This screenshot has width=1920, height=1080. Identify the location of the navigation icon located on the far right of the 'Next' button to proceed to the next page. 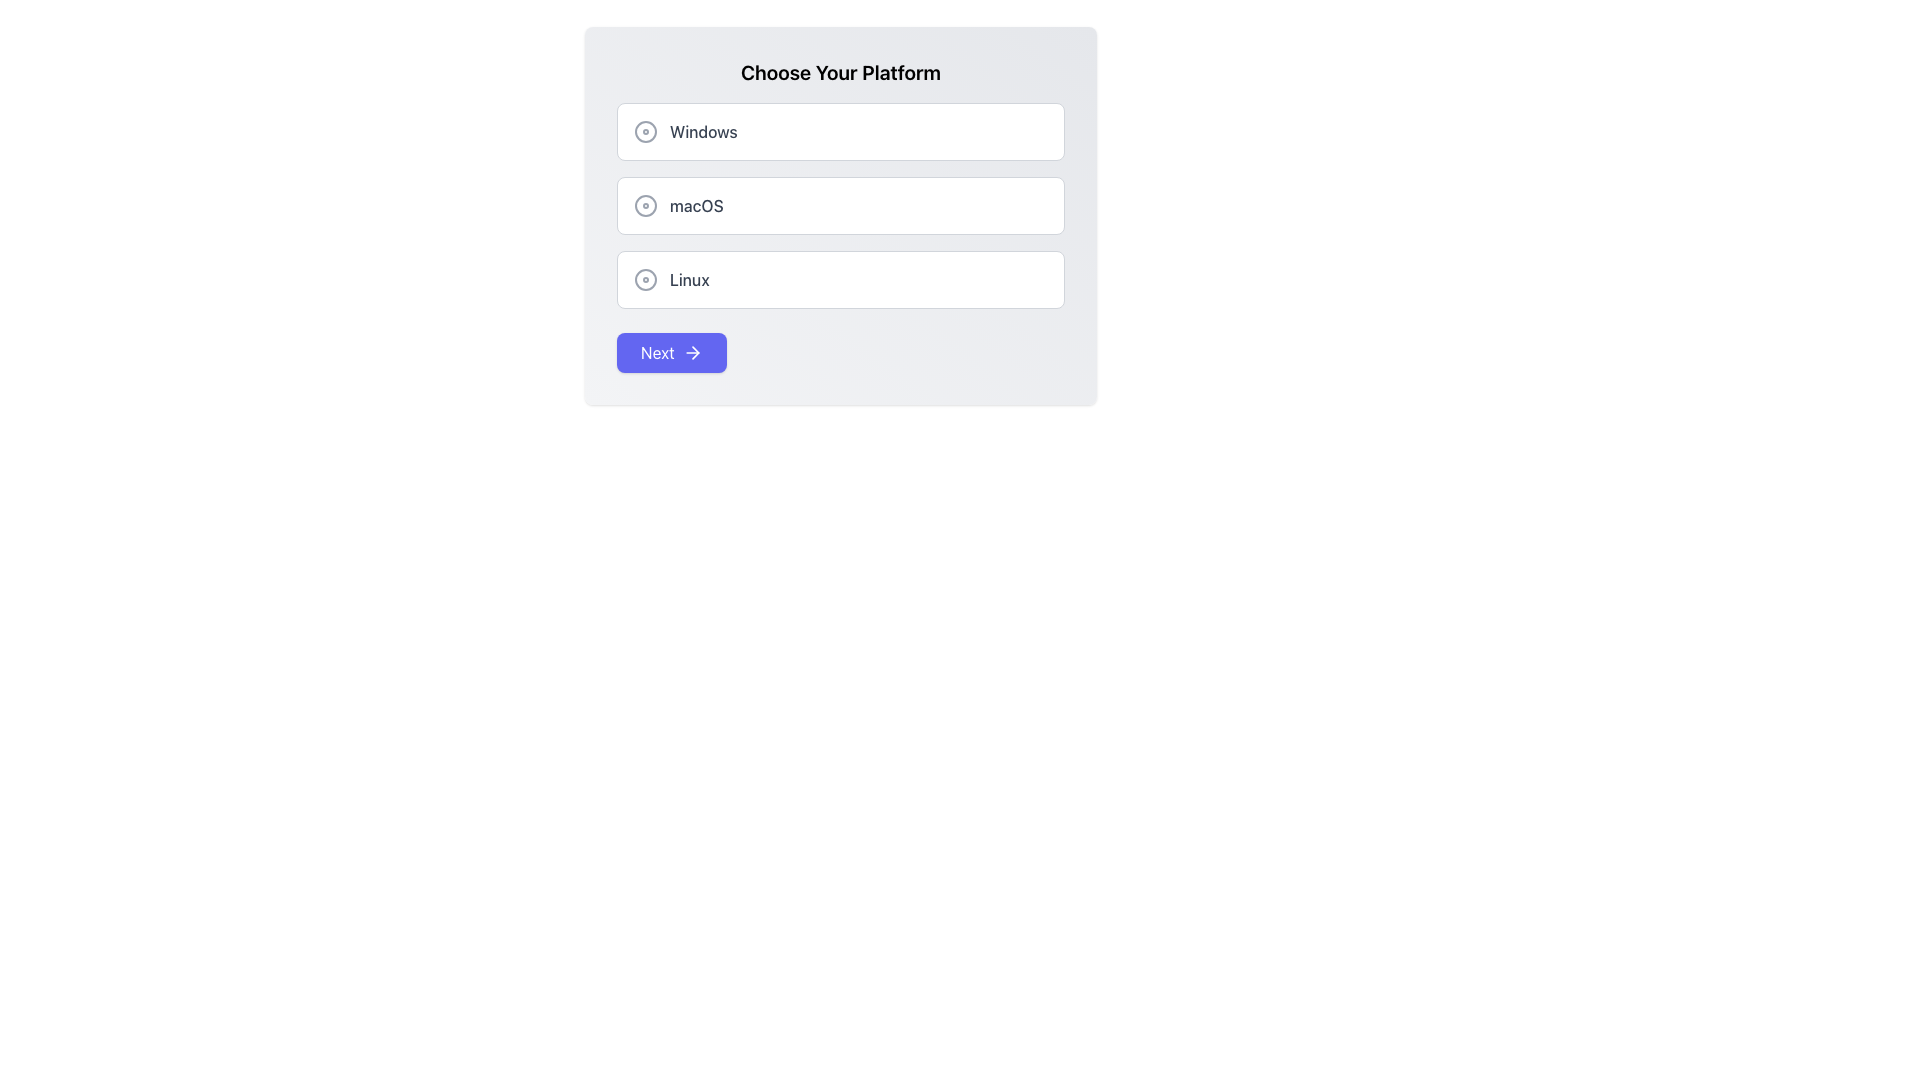
(692, 352).